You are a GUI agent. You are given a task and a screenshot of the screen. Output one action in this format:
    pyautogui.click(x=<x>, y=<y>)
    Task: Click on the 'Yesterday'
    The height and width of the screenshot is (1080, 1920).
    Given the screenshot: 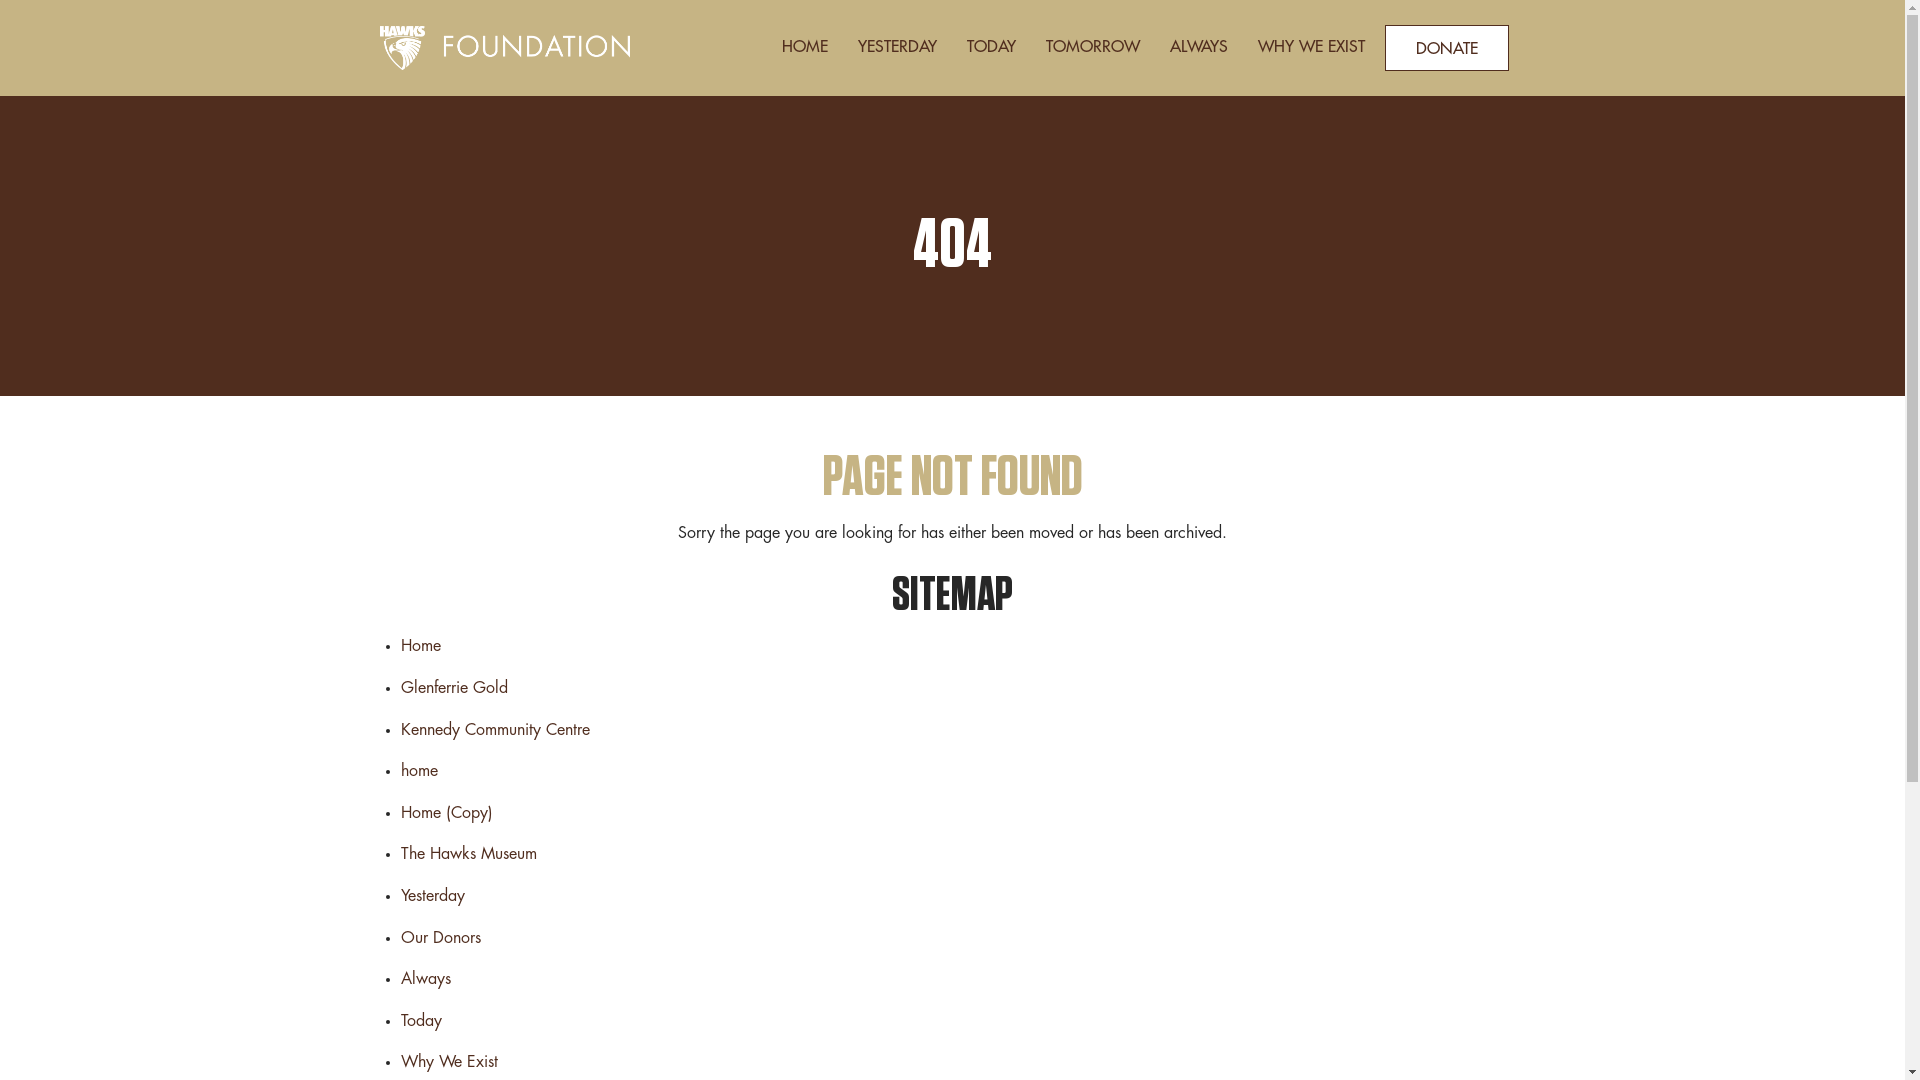 What is the action you would take?
    pyautogui.click(x=431, y=894)
    